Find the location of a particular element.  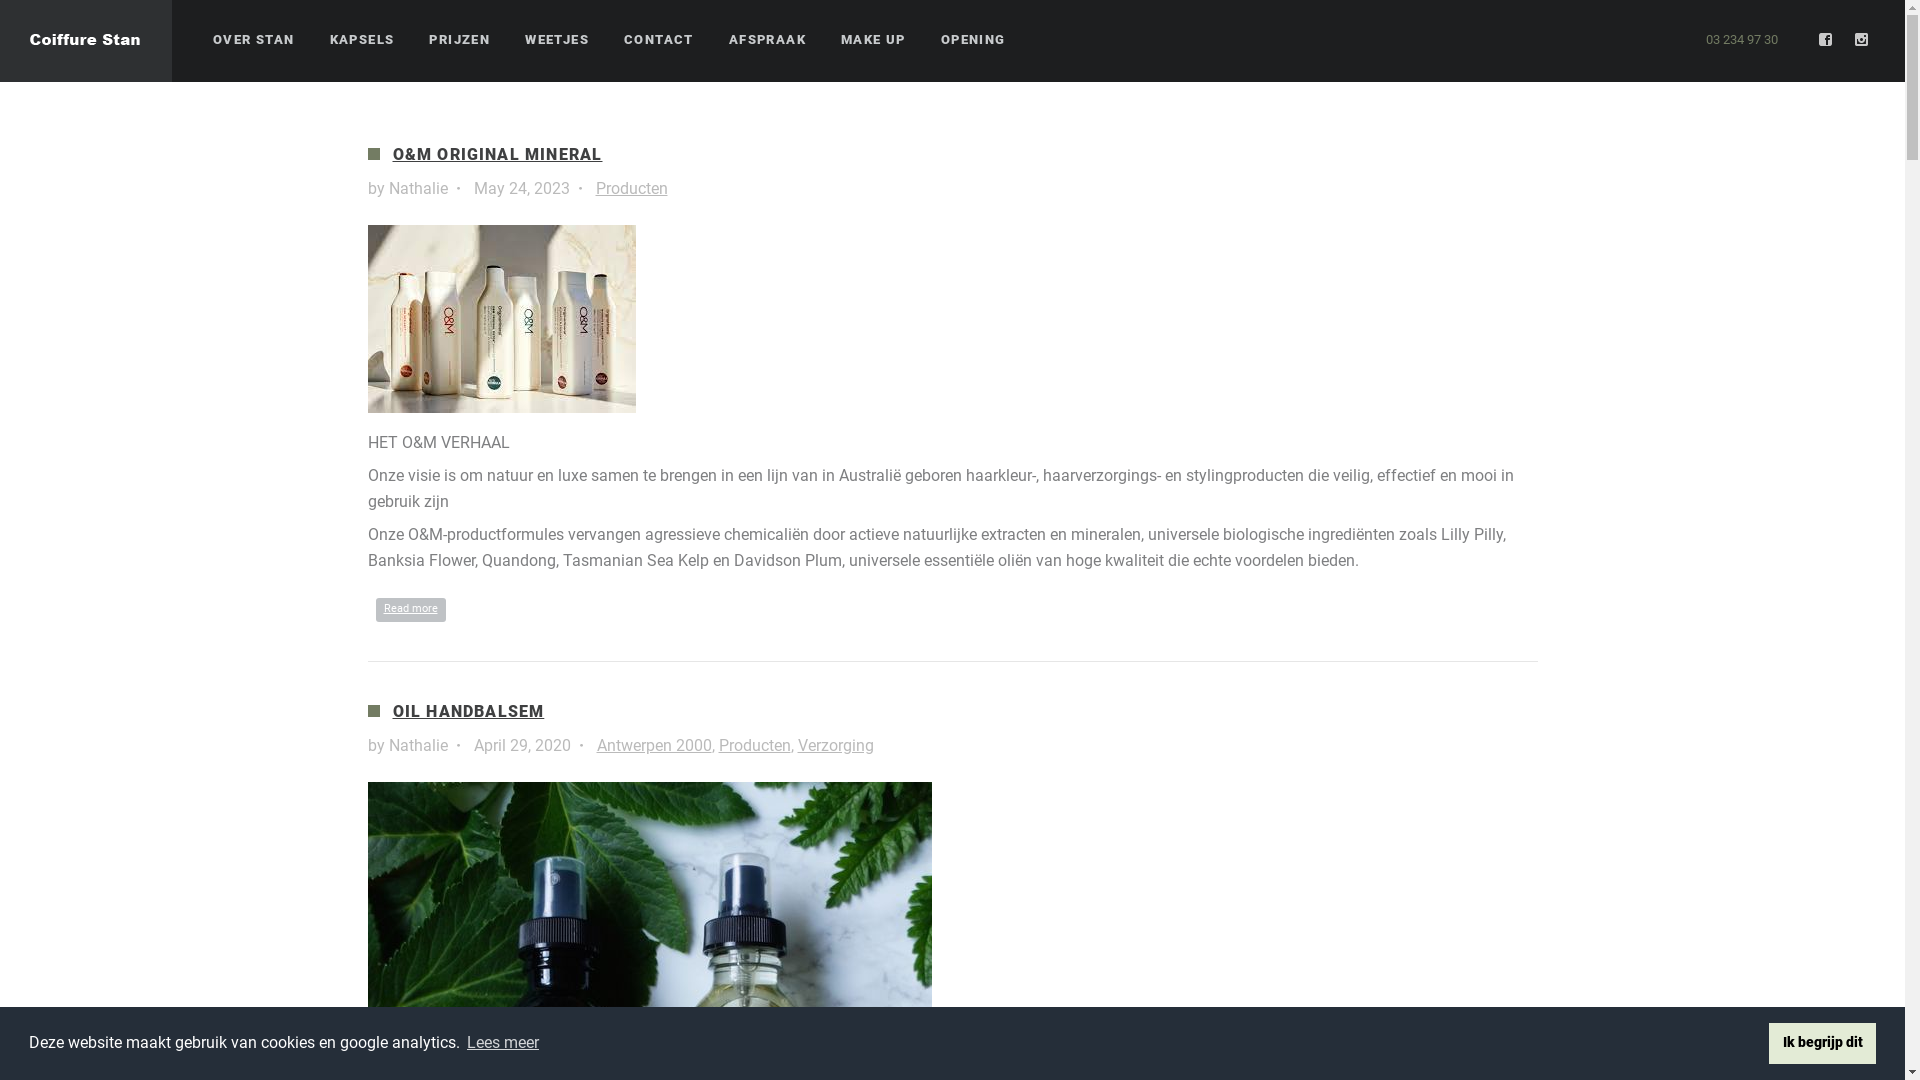

'OPENING' is located at coordinates (973, 40).